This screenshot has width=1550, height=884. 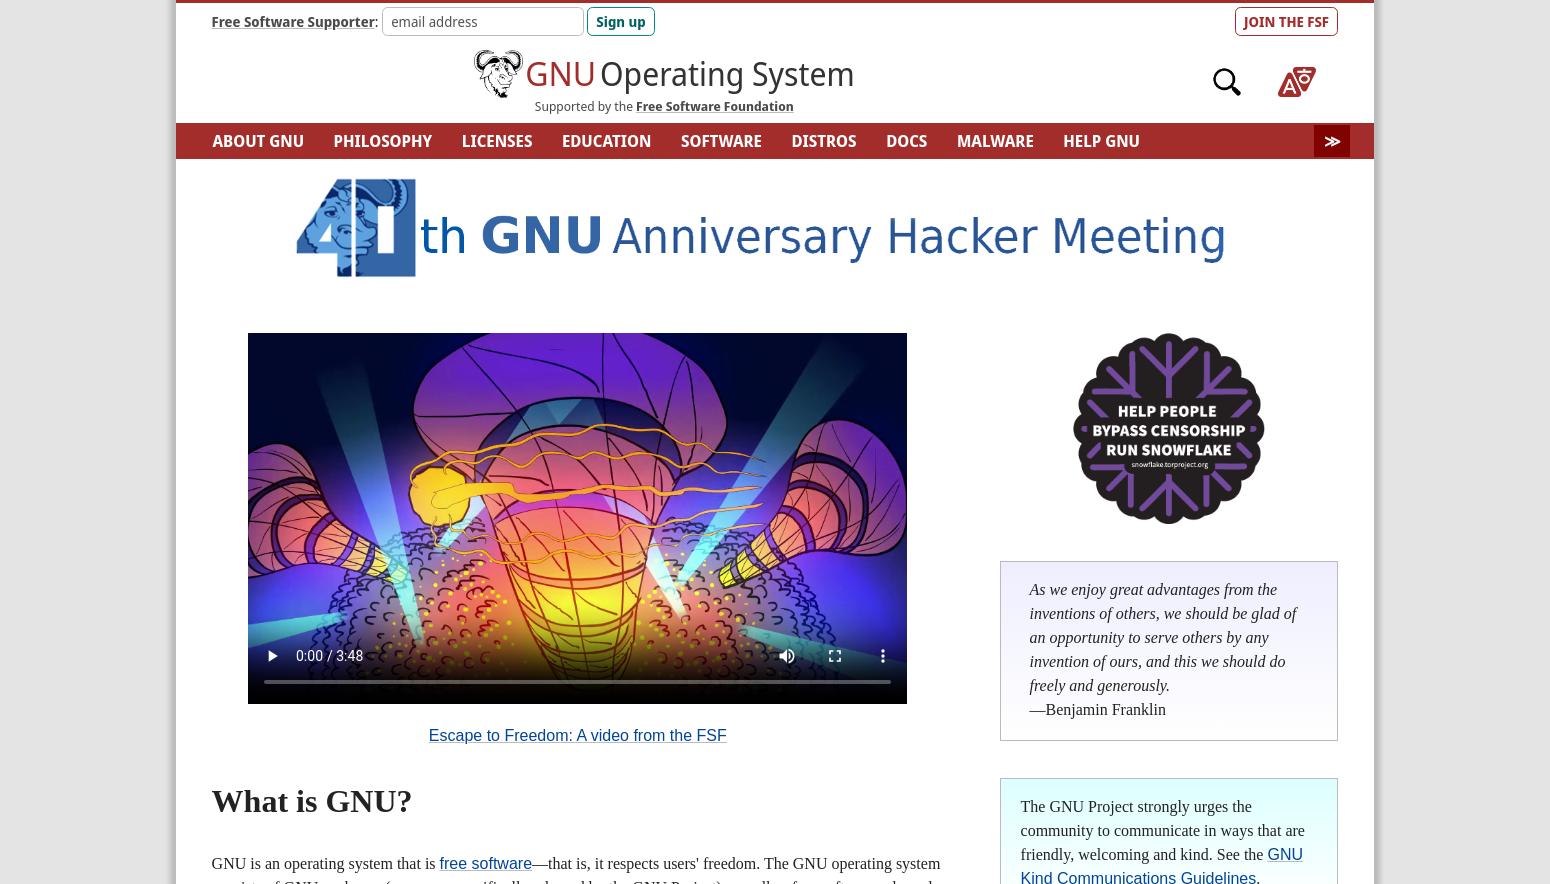 What do you see at coordinates (1243, 20) in the screenshot?
I see `'JOIN THE FSF'` at bounding box center [1243, 20].